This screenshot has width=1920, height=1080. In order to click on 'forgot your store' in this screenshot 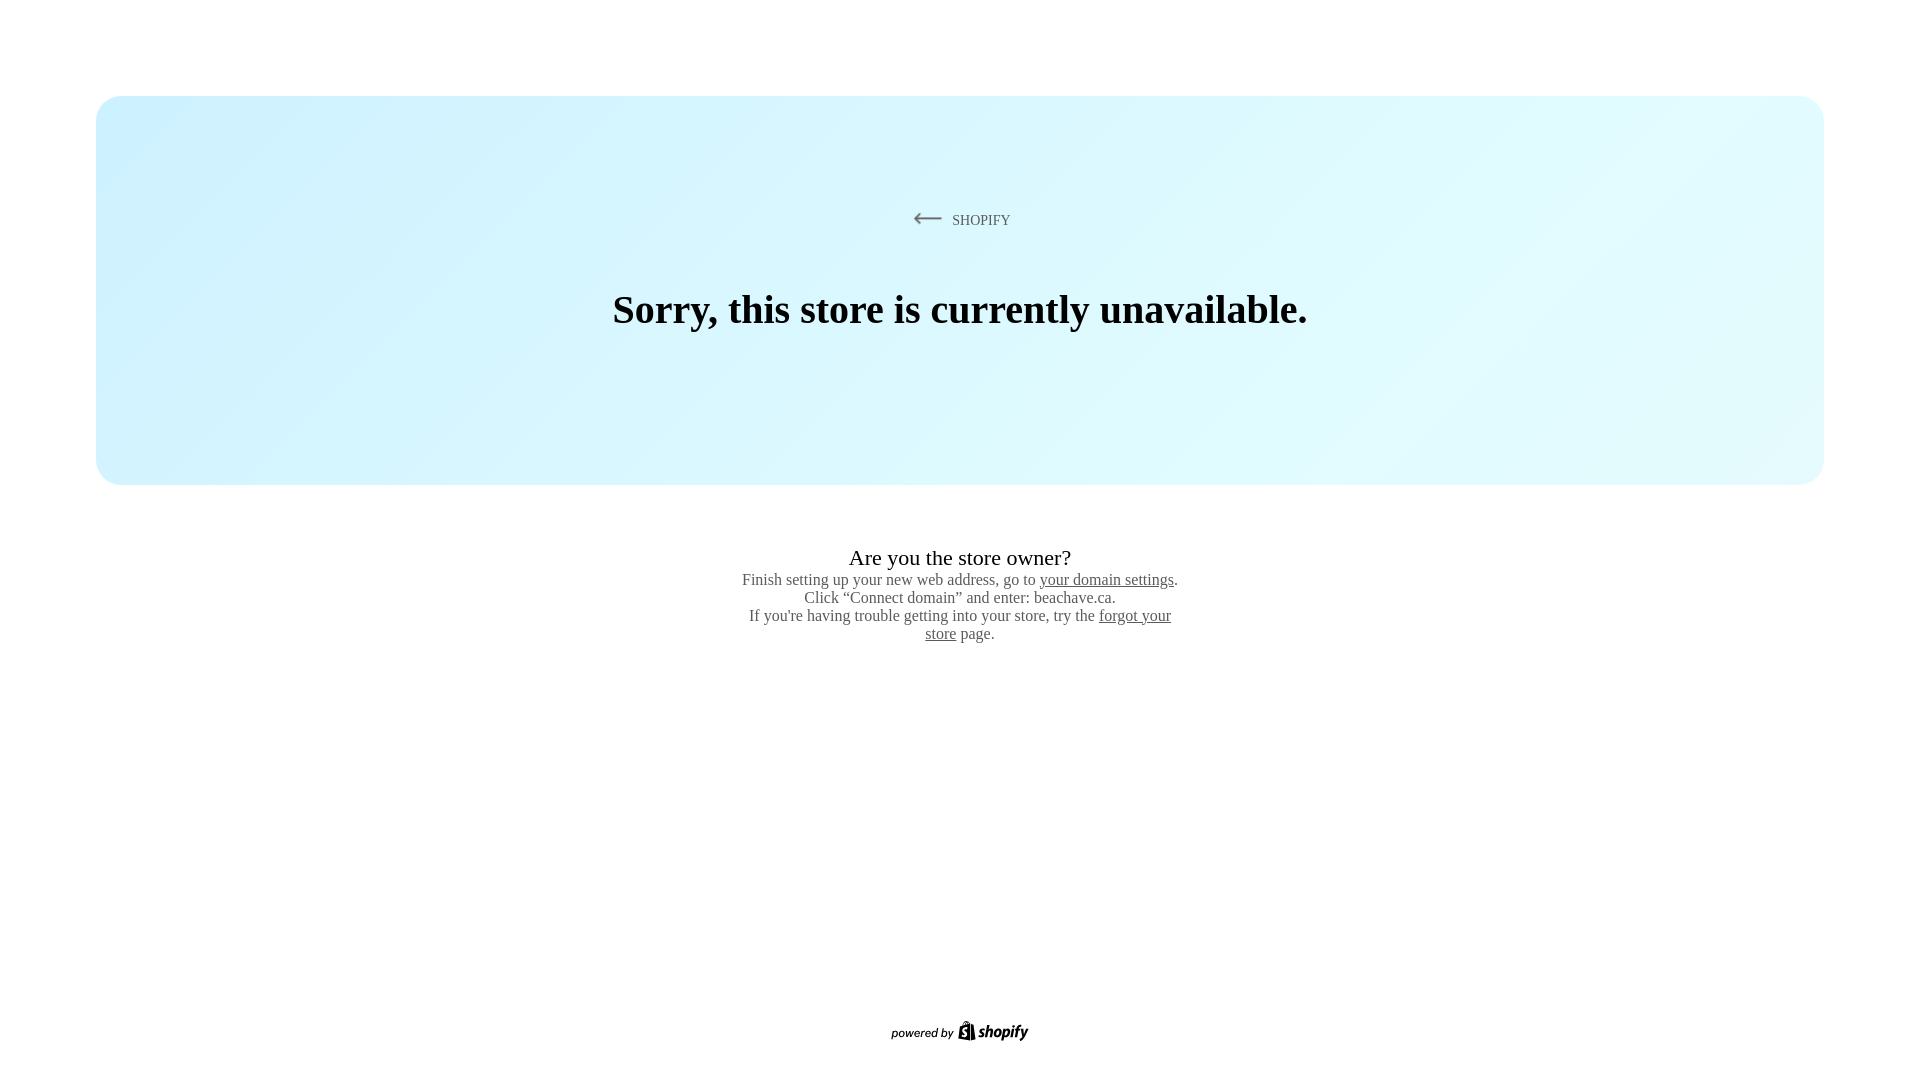, I will do `click(924, 623)`.